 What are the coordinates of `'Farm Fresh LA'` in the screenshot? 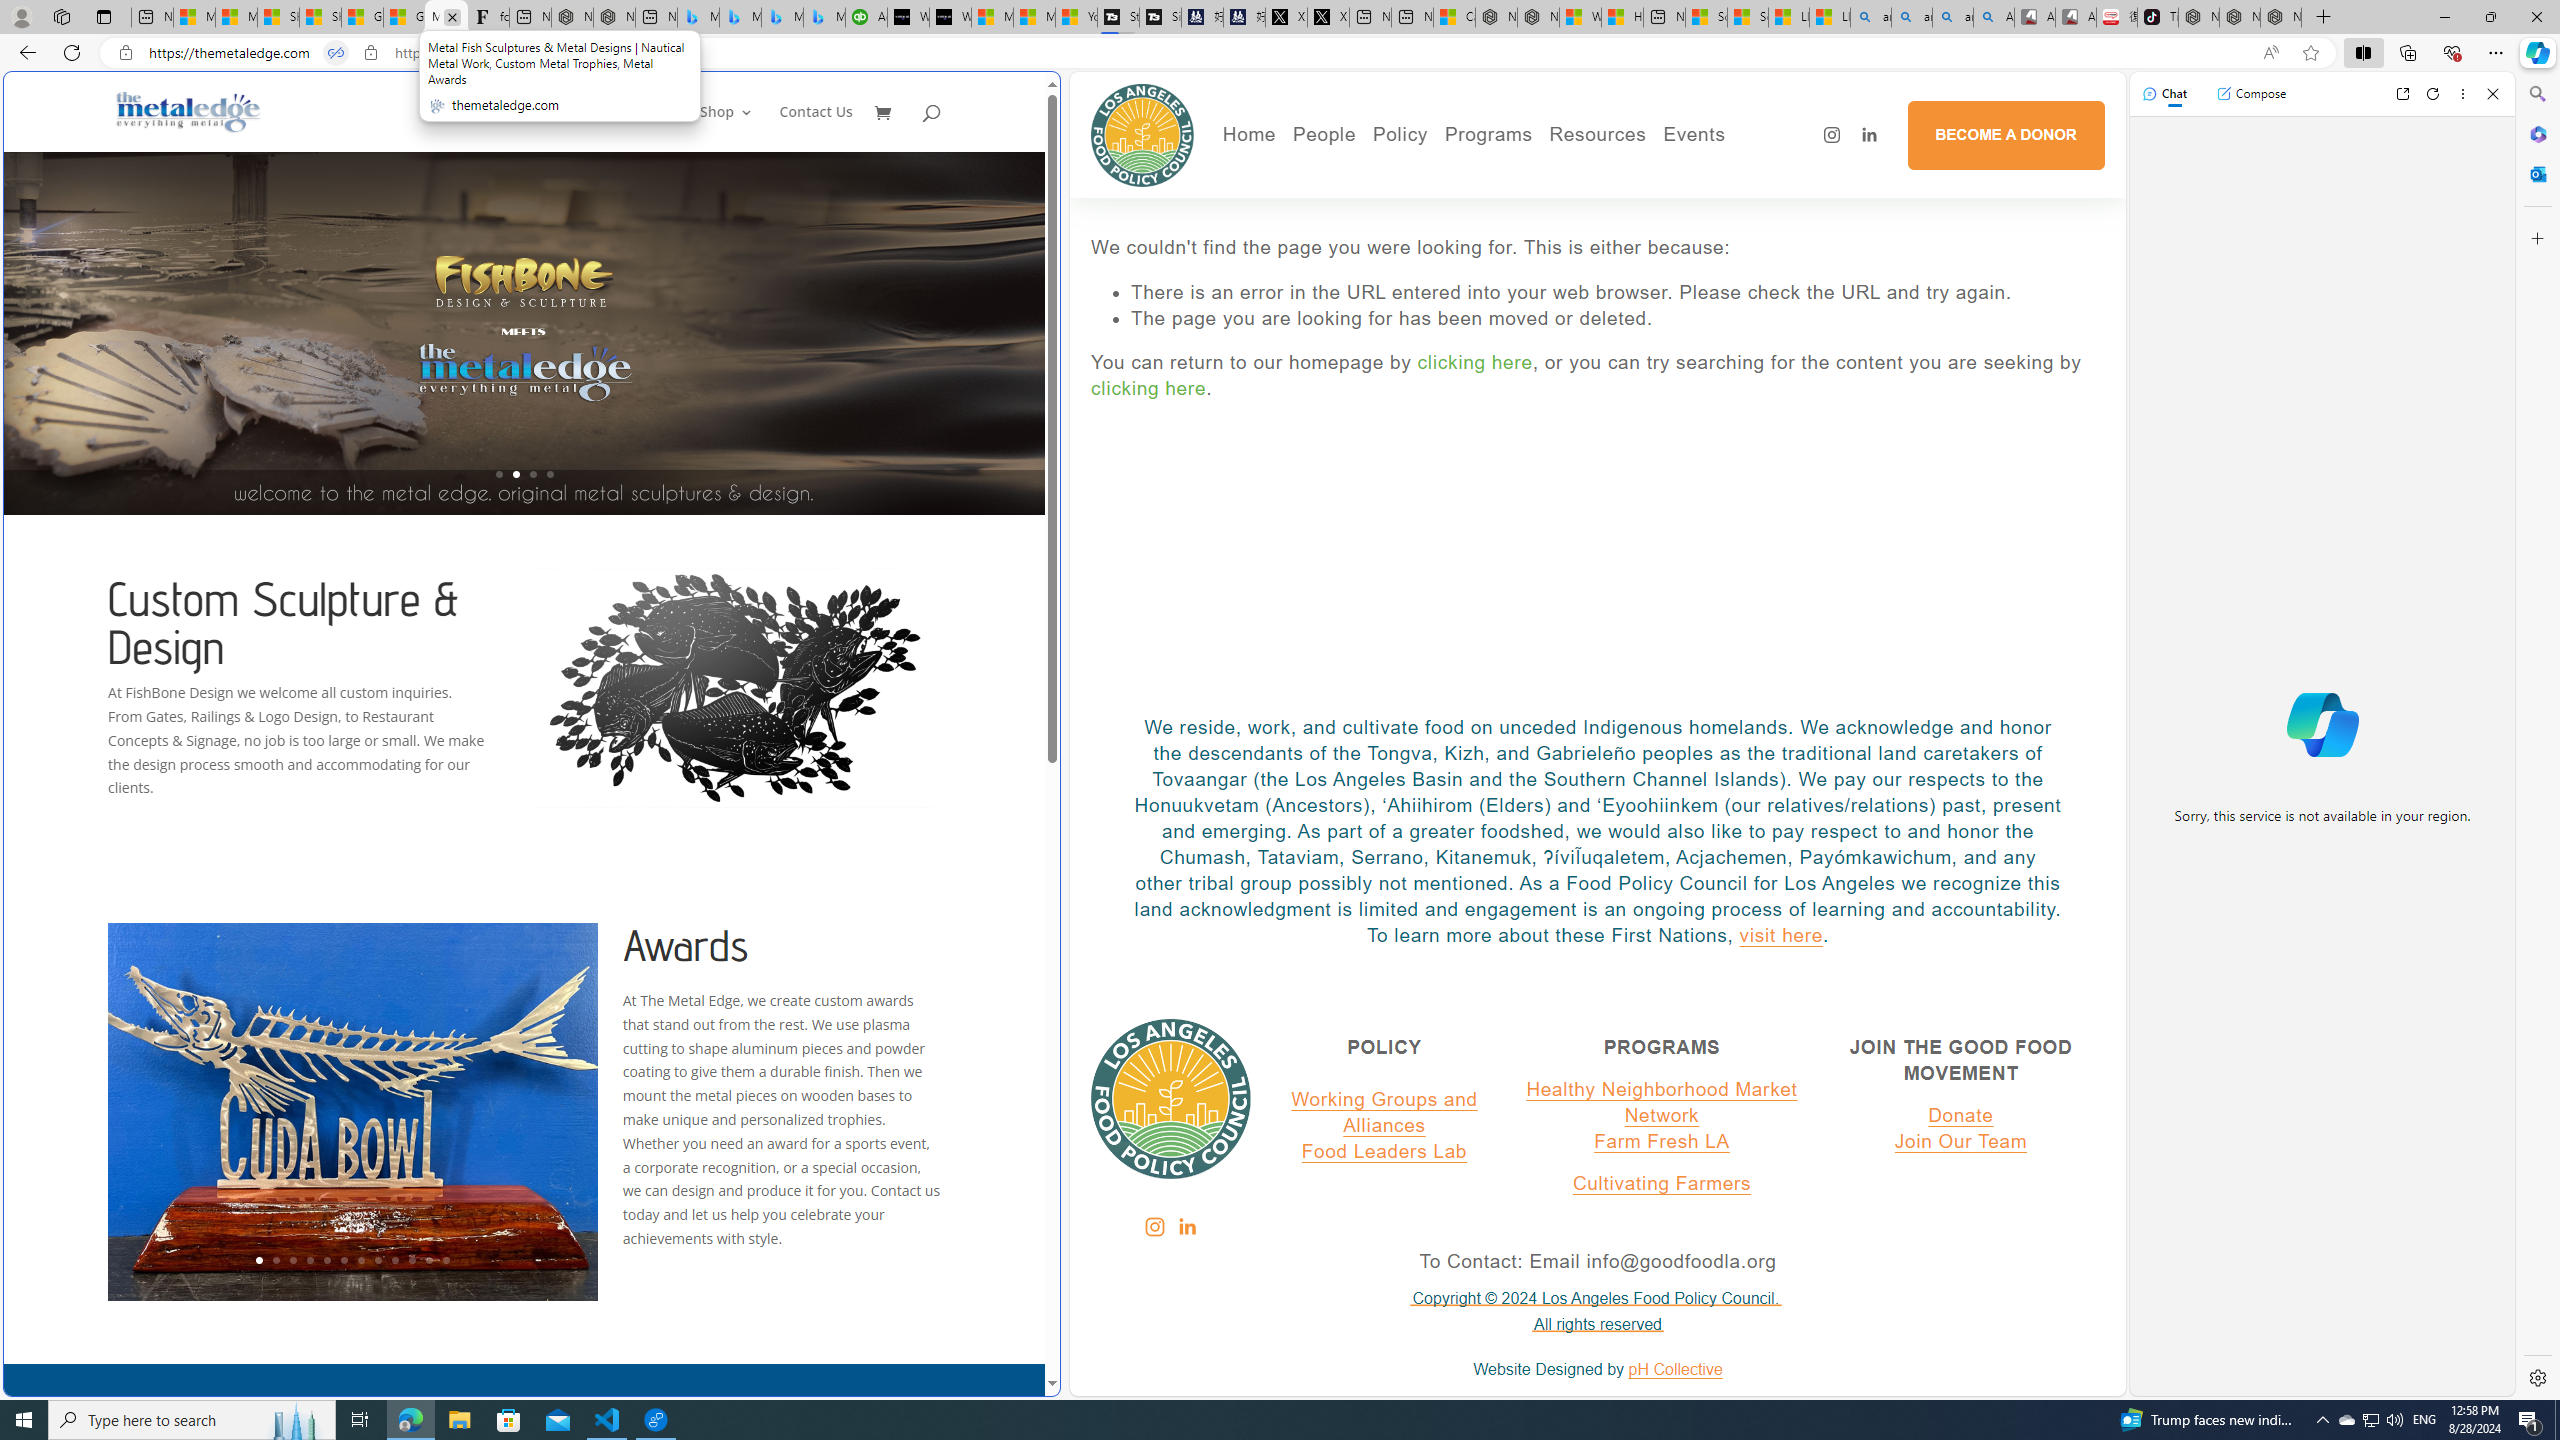 It's located at (1662, 1141).